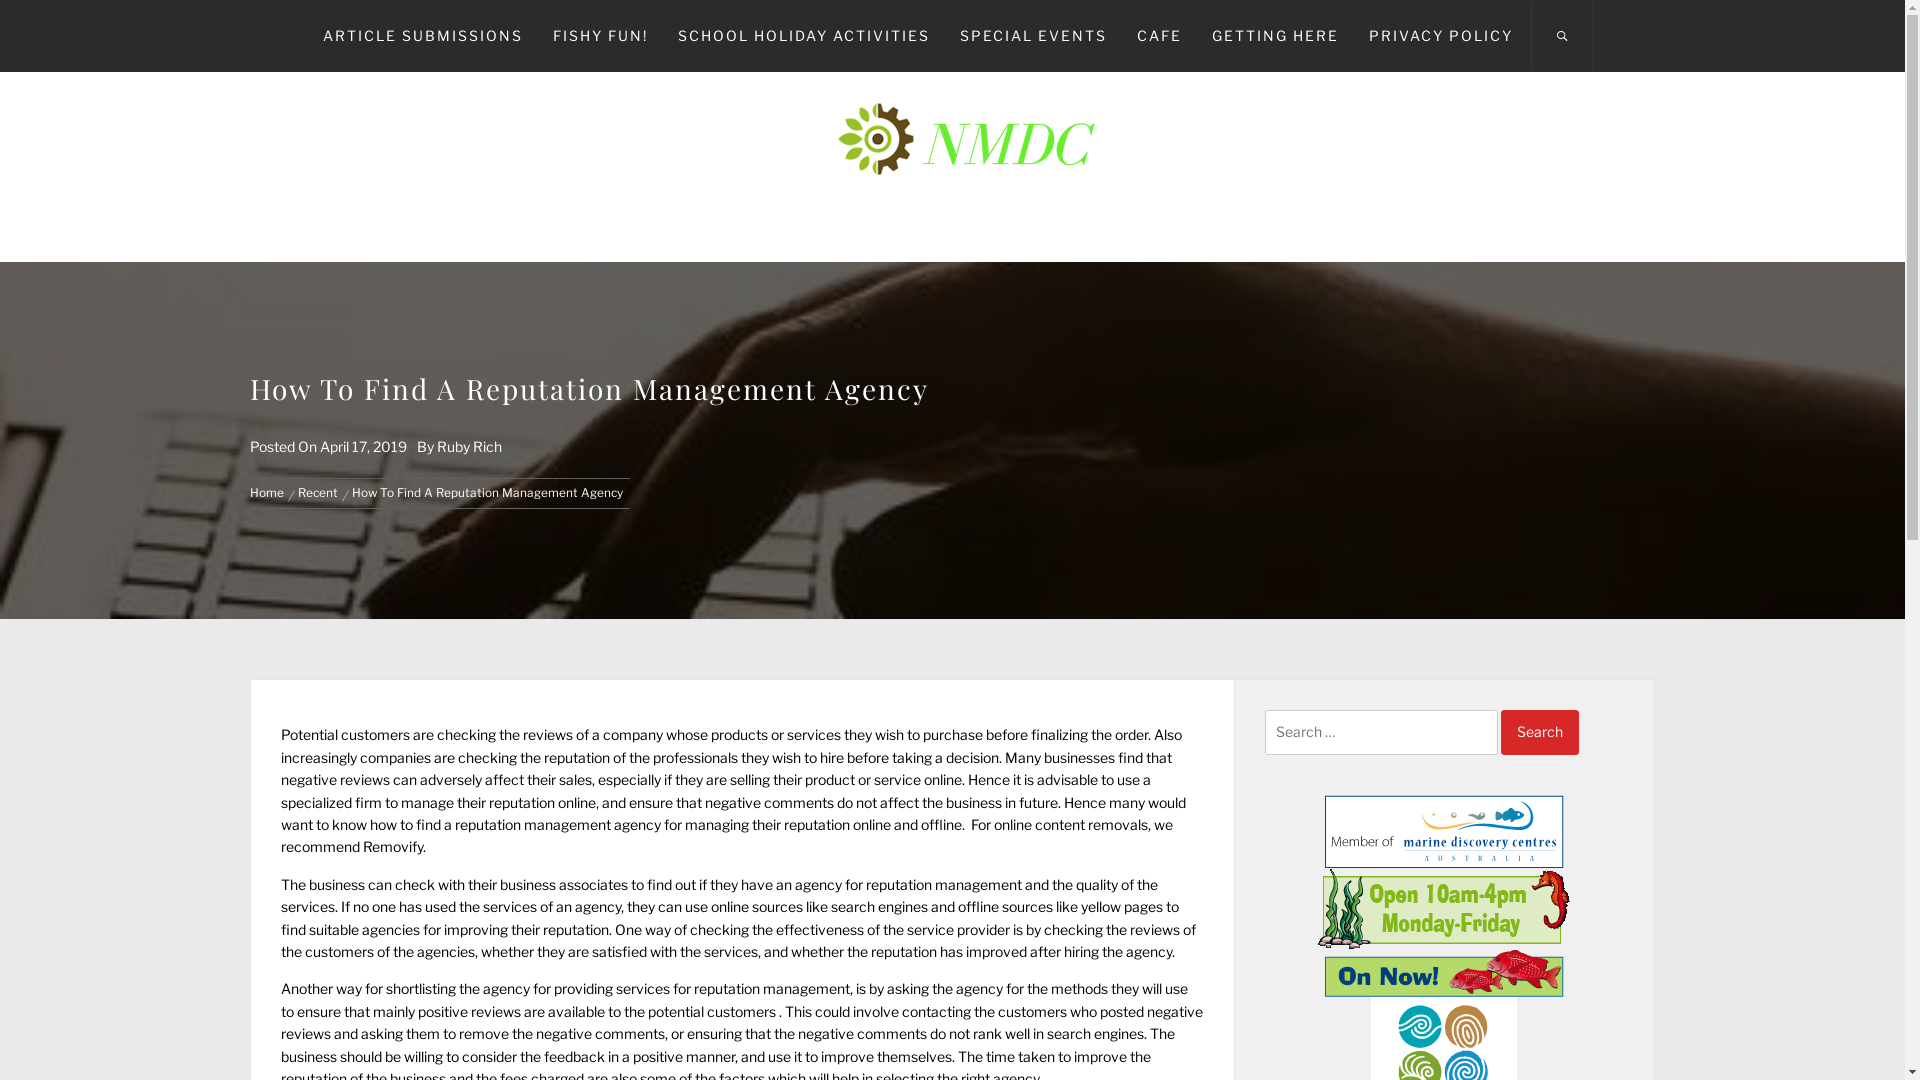 This screenshot has width=1920, height=1080. I want to click on 'NMDC', so click(951, 147).